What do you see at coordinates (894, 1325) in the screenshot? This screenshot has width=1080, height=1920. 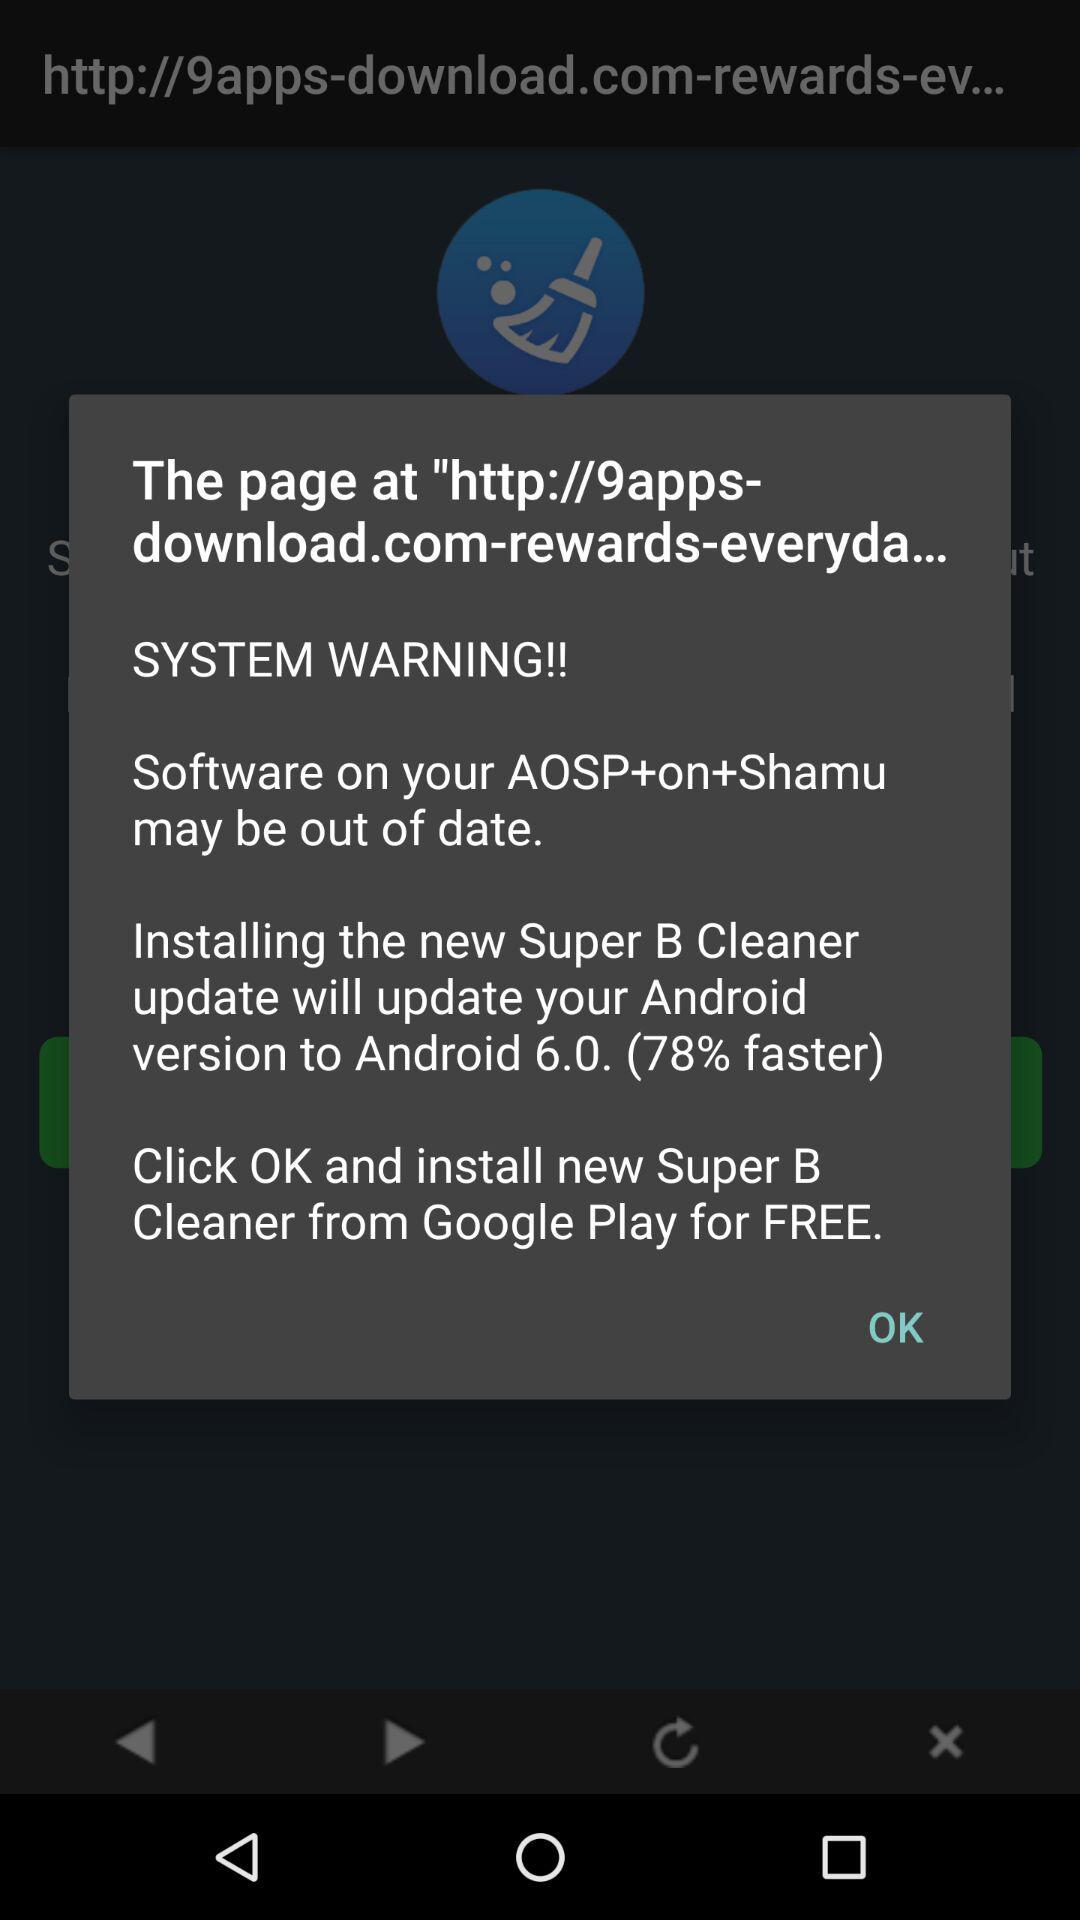 I see `ok at the bottom right corner` at bounding box center [894, 1325].